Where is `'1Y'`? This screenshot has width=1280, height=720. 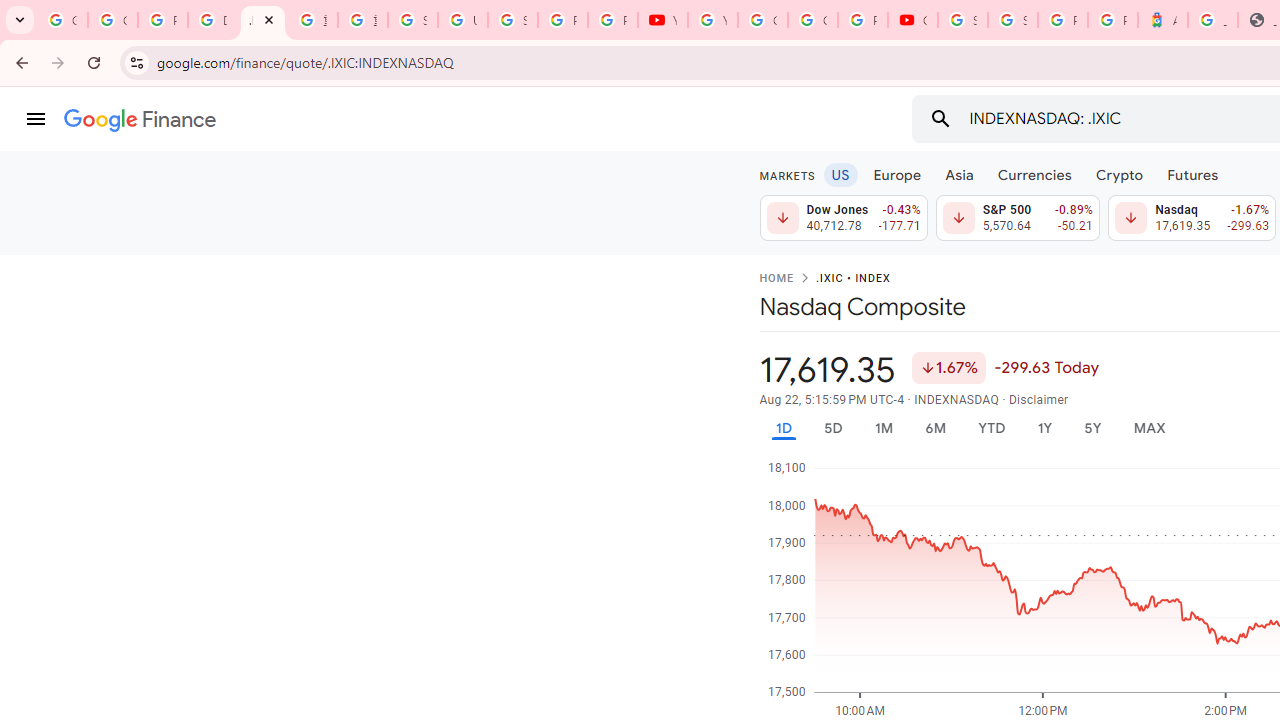 '1Y' is located at coordinates (1044, 427).